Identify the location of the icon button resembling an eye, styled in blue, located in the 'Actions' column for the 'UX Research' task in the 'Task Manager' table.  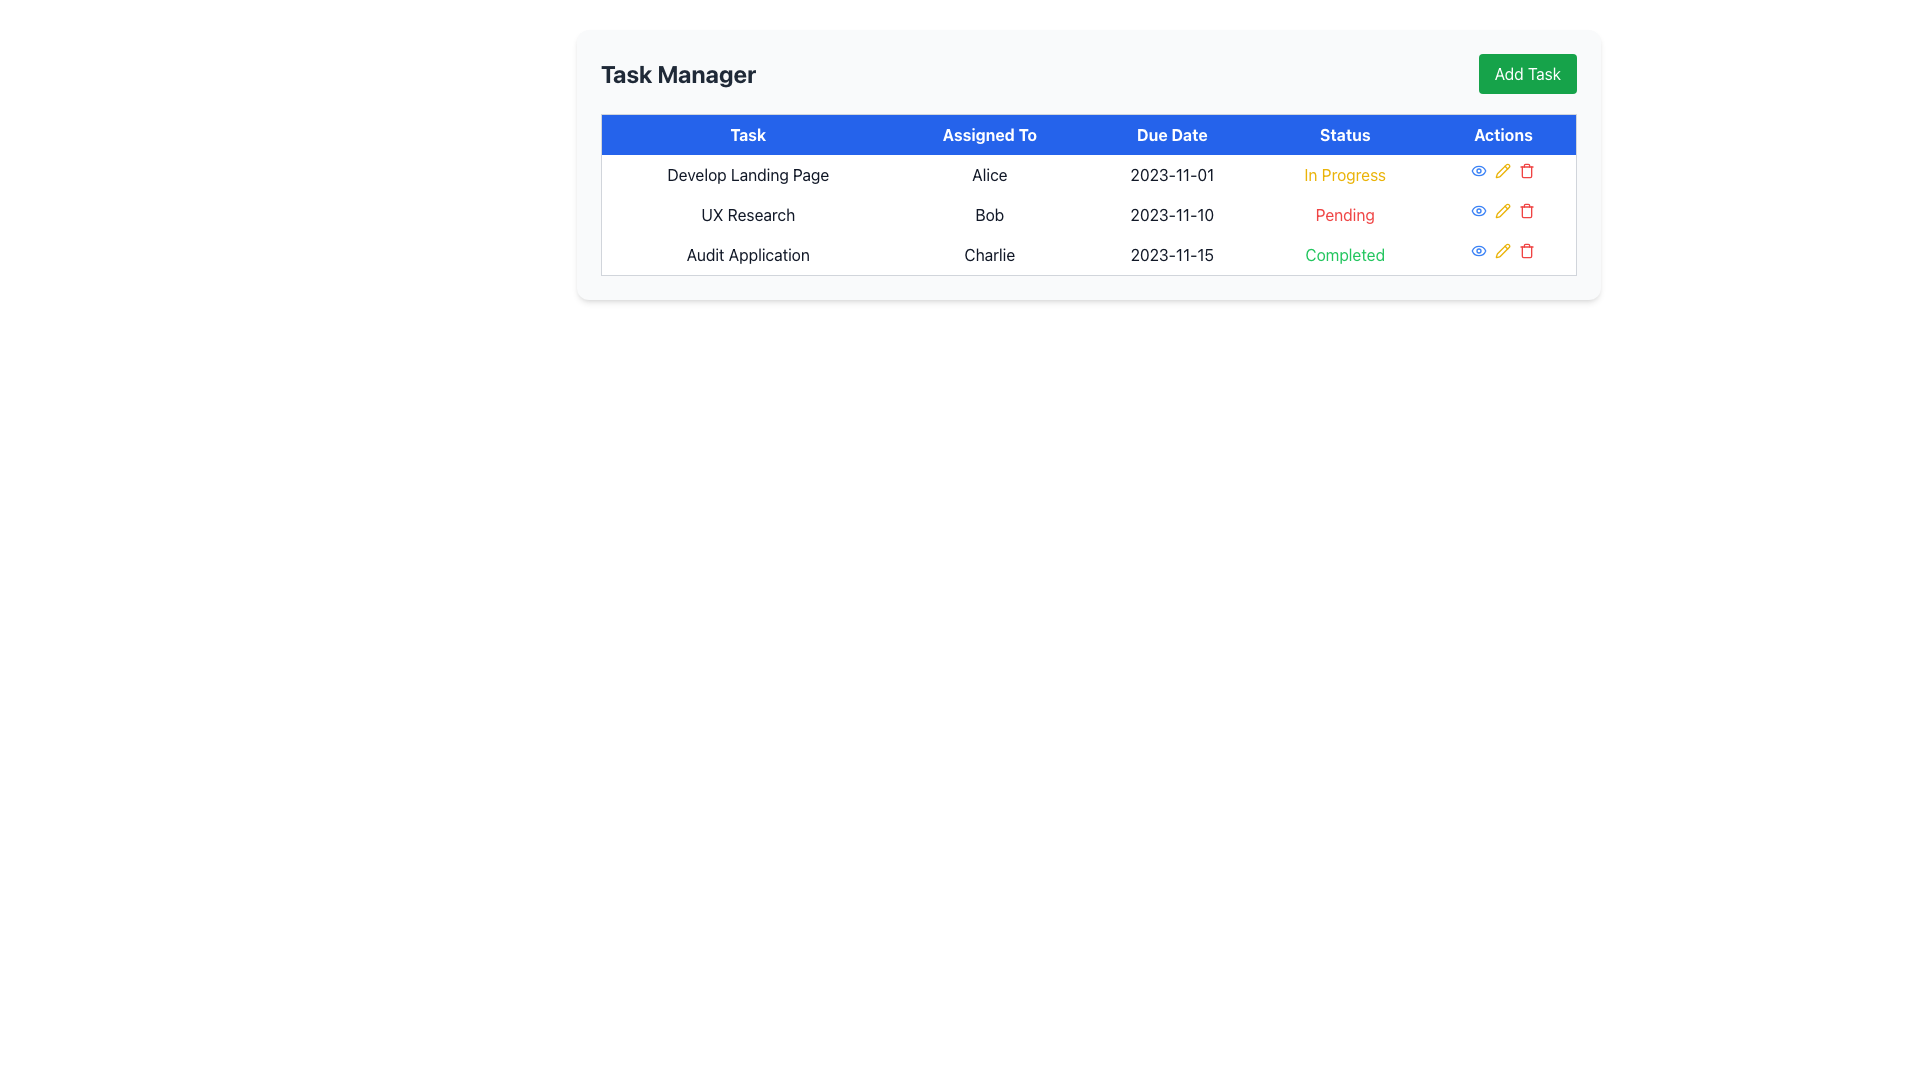
(1479, 211).